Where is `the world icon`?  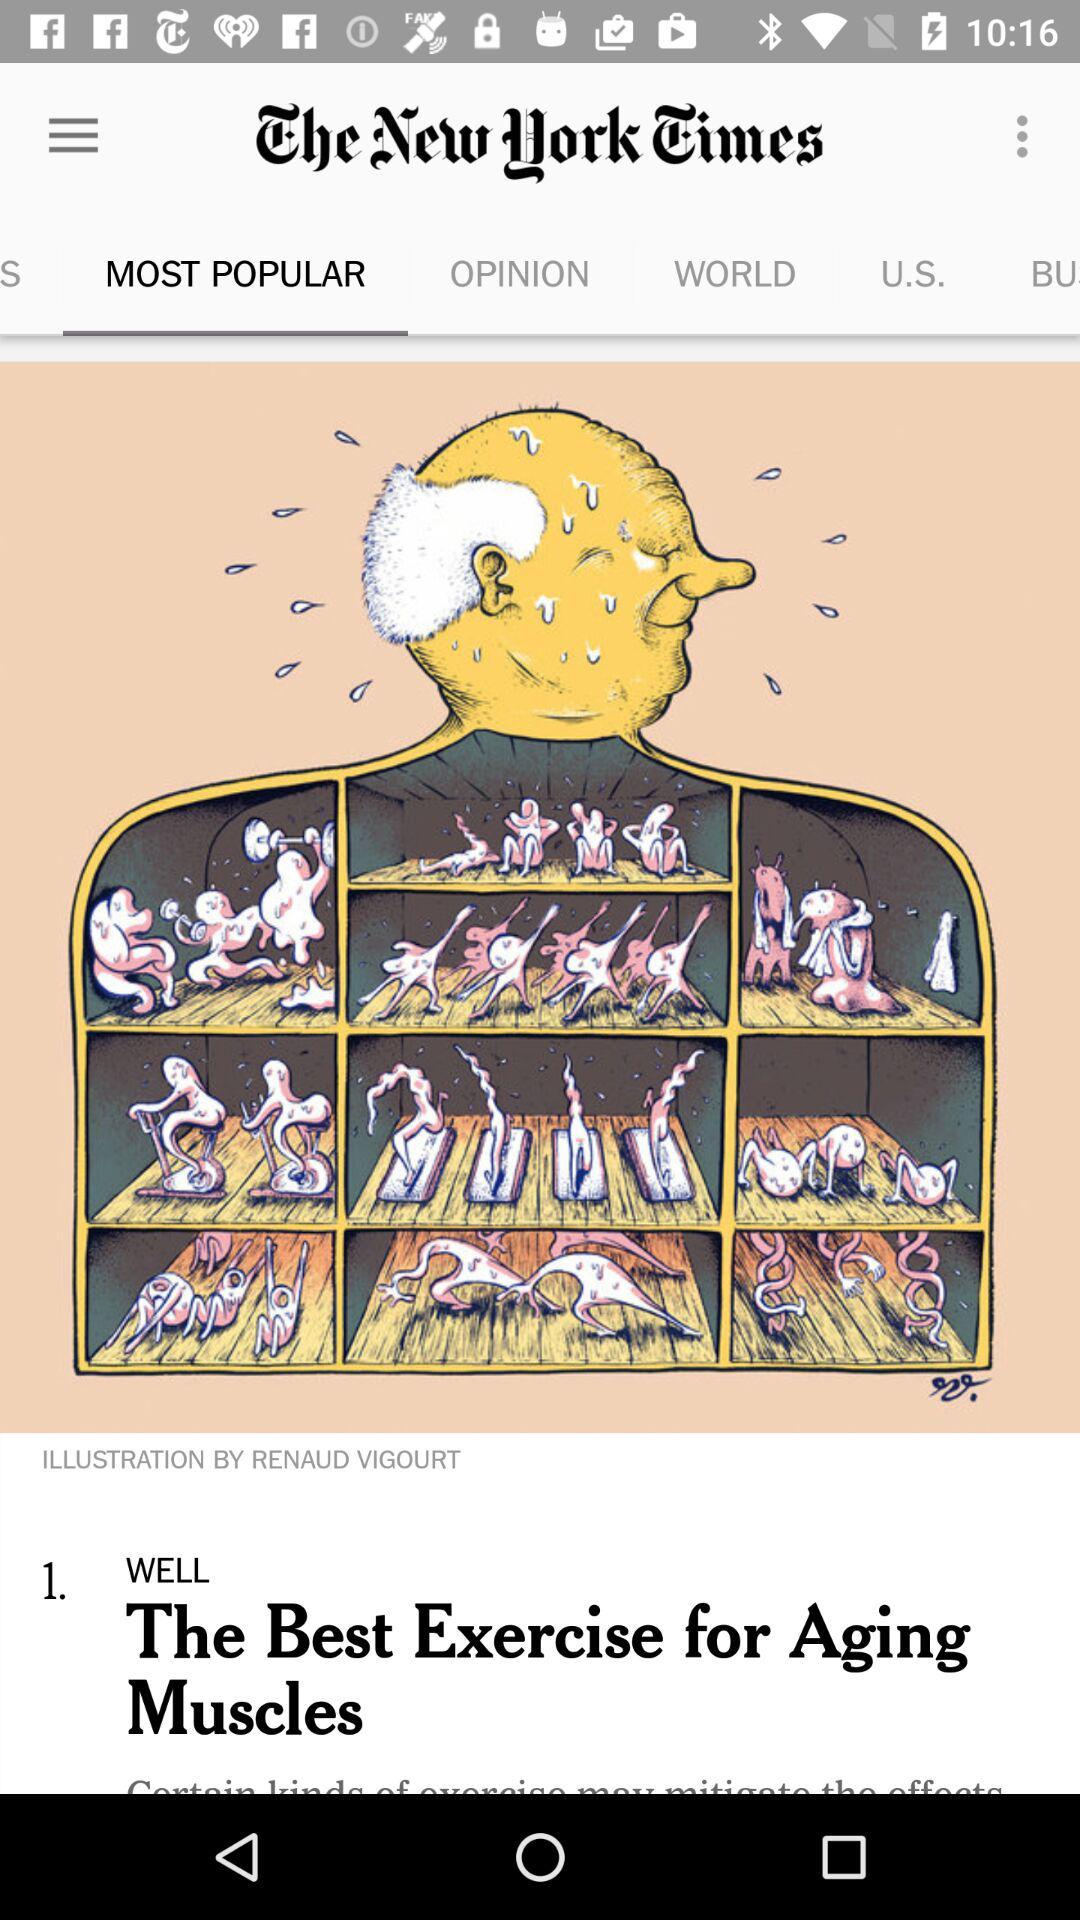 the world icon is located at coordinates (735, 272).